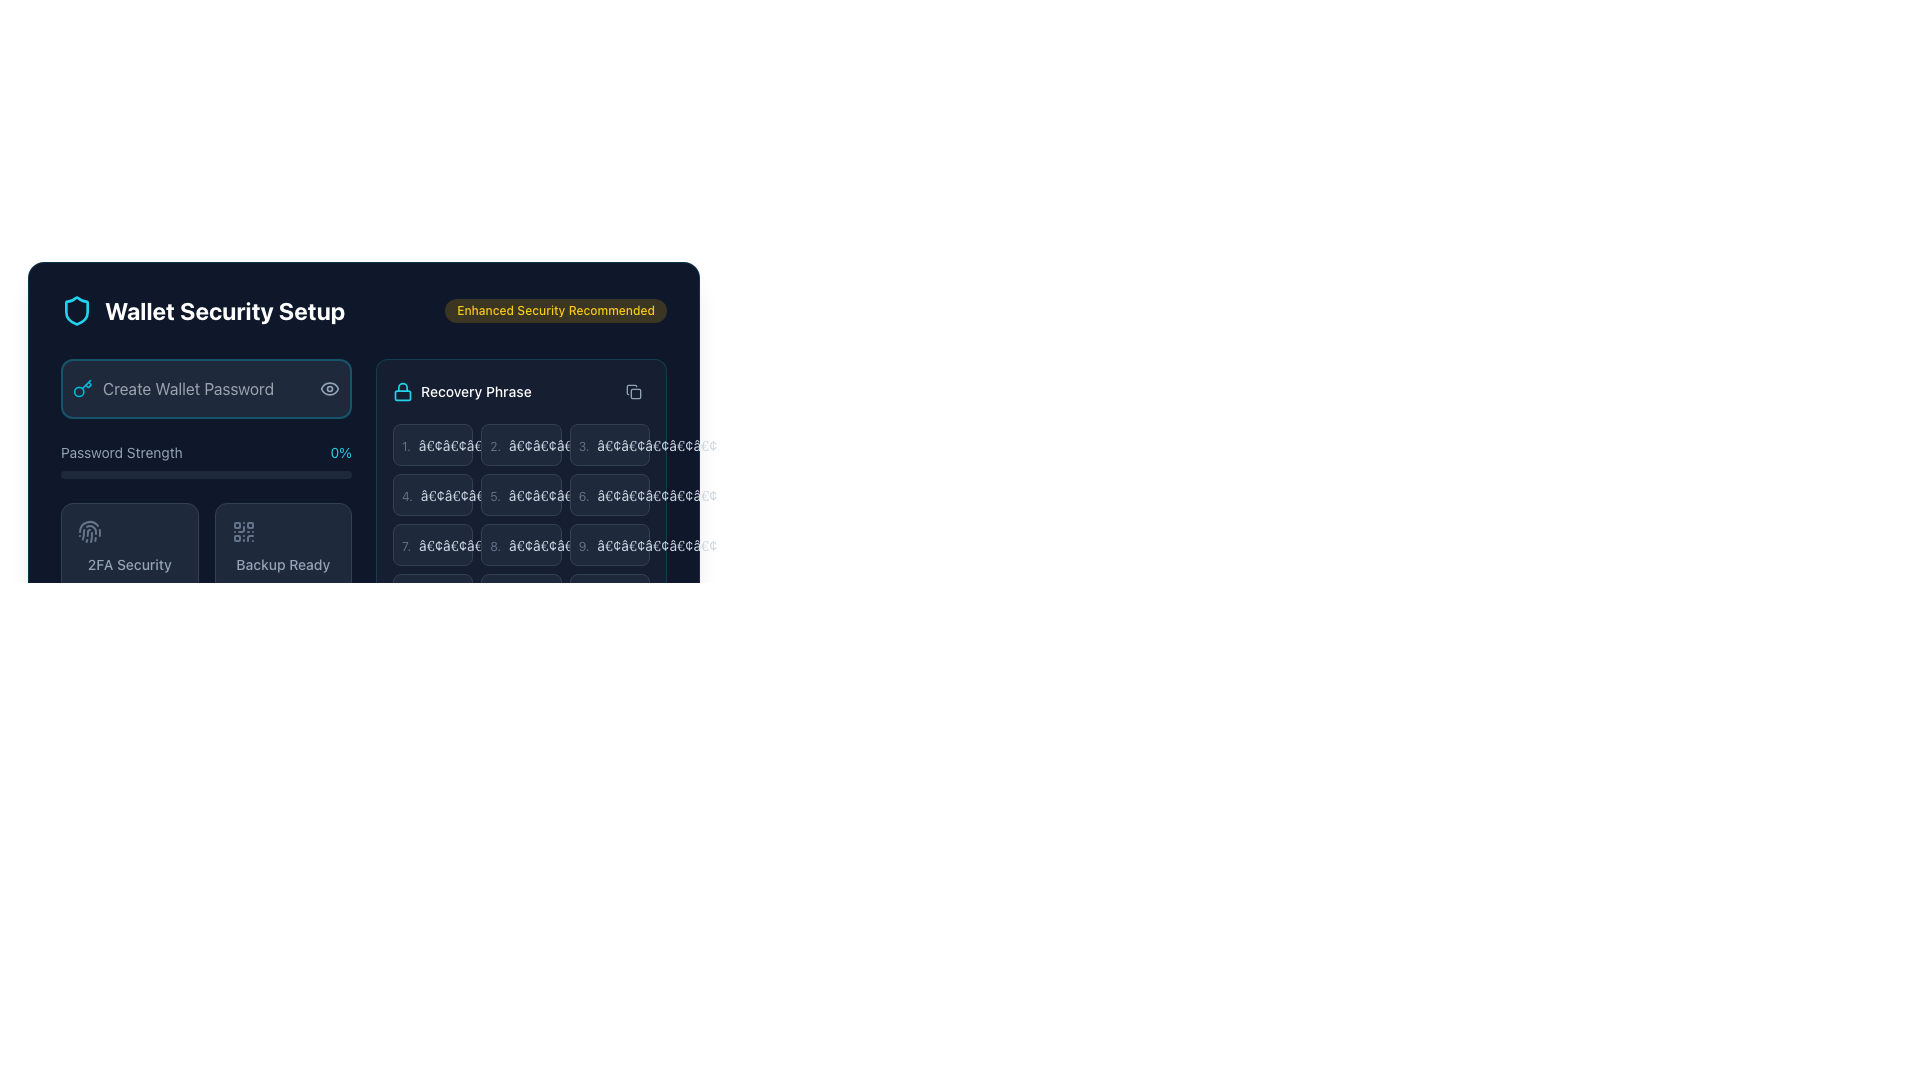 This screenshot has width=1920, height=1080. What do you see at coordinates (336, 389) in the screenshot?
I see `the eye icon button on the right end of the 'Create Wallet Password' input field` at bounding box center [336, 389].